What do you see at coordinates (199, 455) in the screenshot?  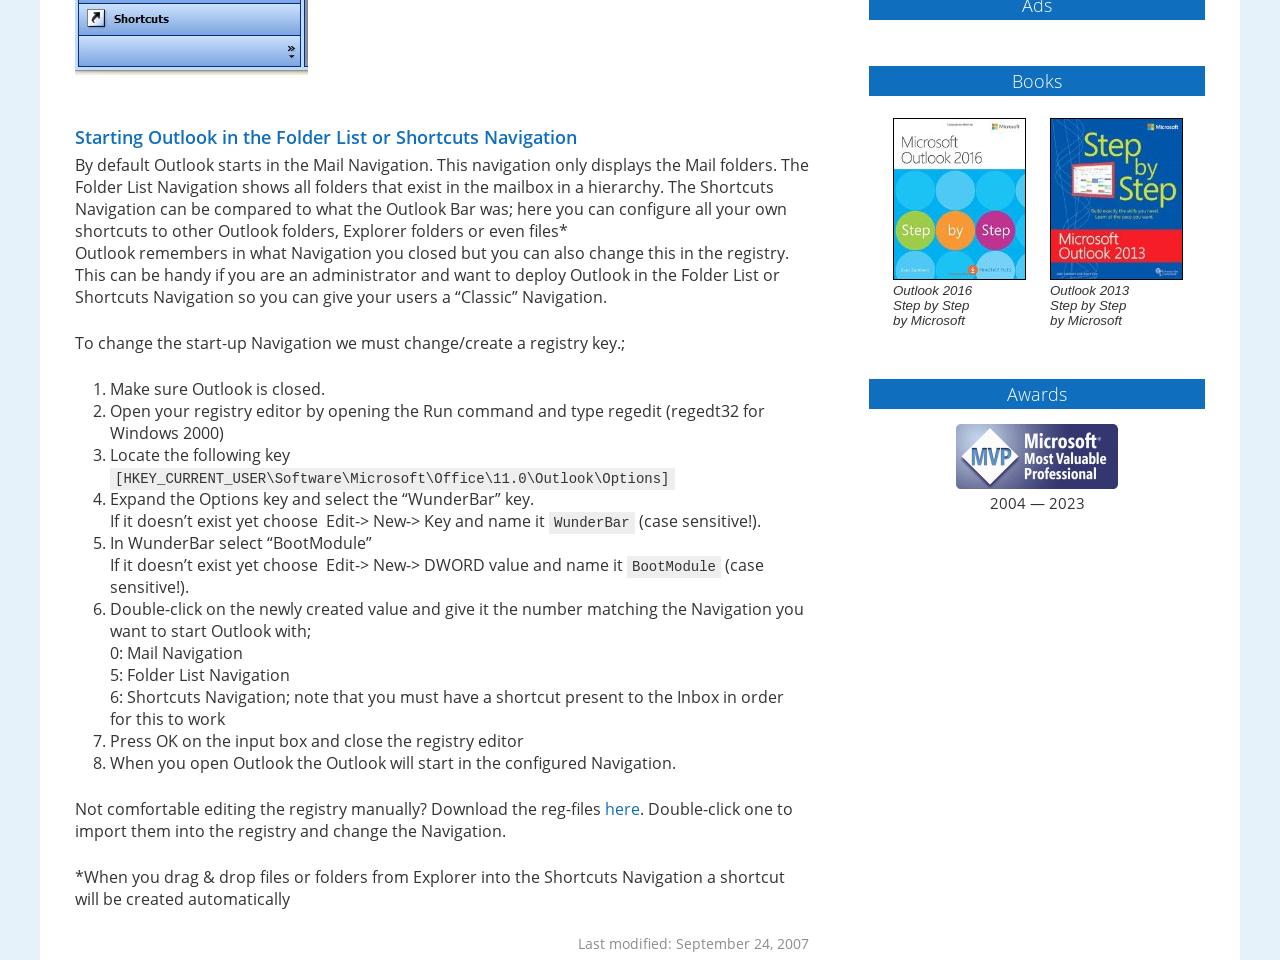 I see `'Locate the following key'` at bounding box center [199, 455].